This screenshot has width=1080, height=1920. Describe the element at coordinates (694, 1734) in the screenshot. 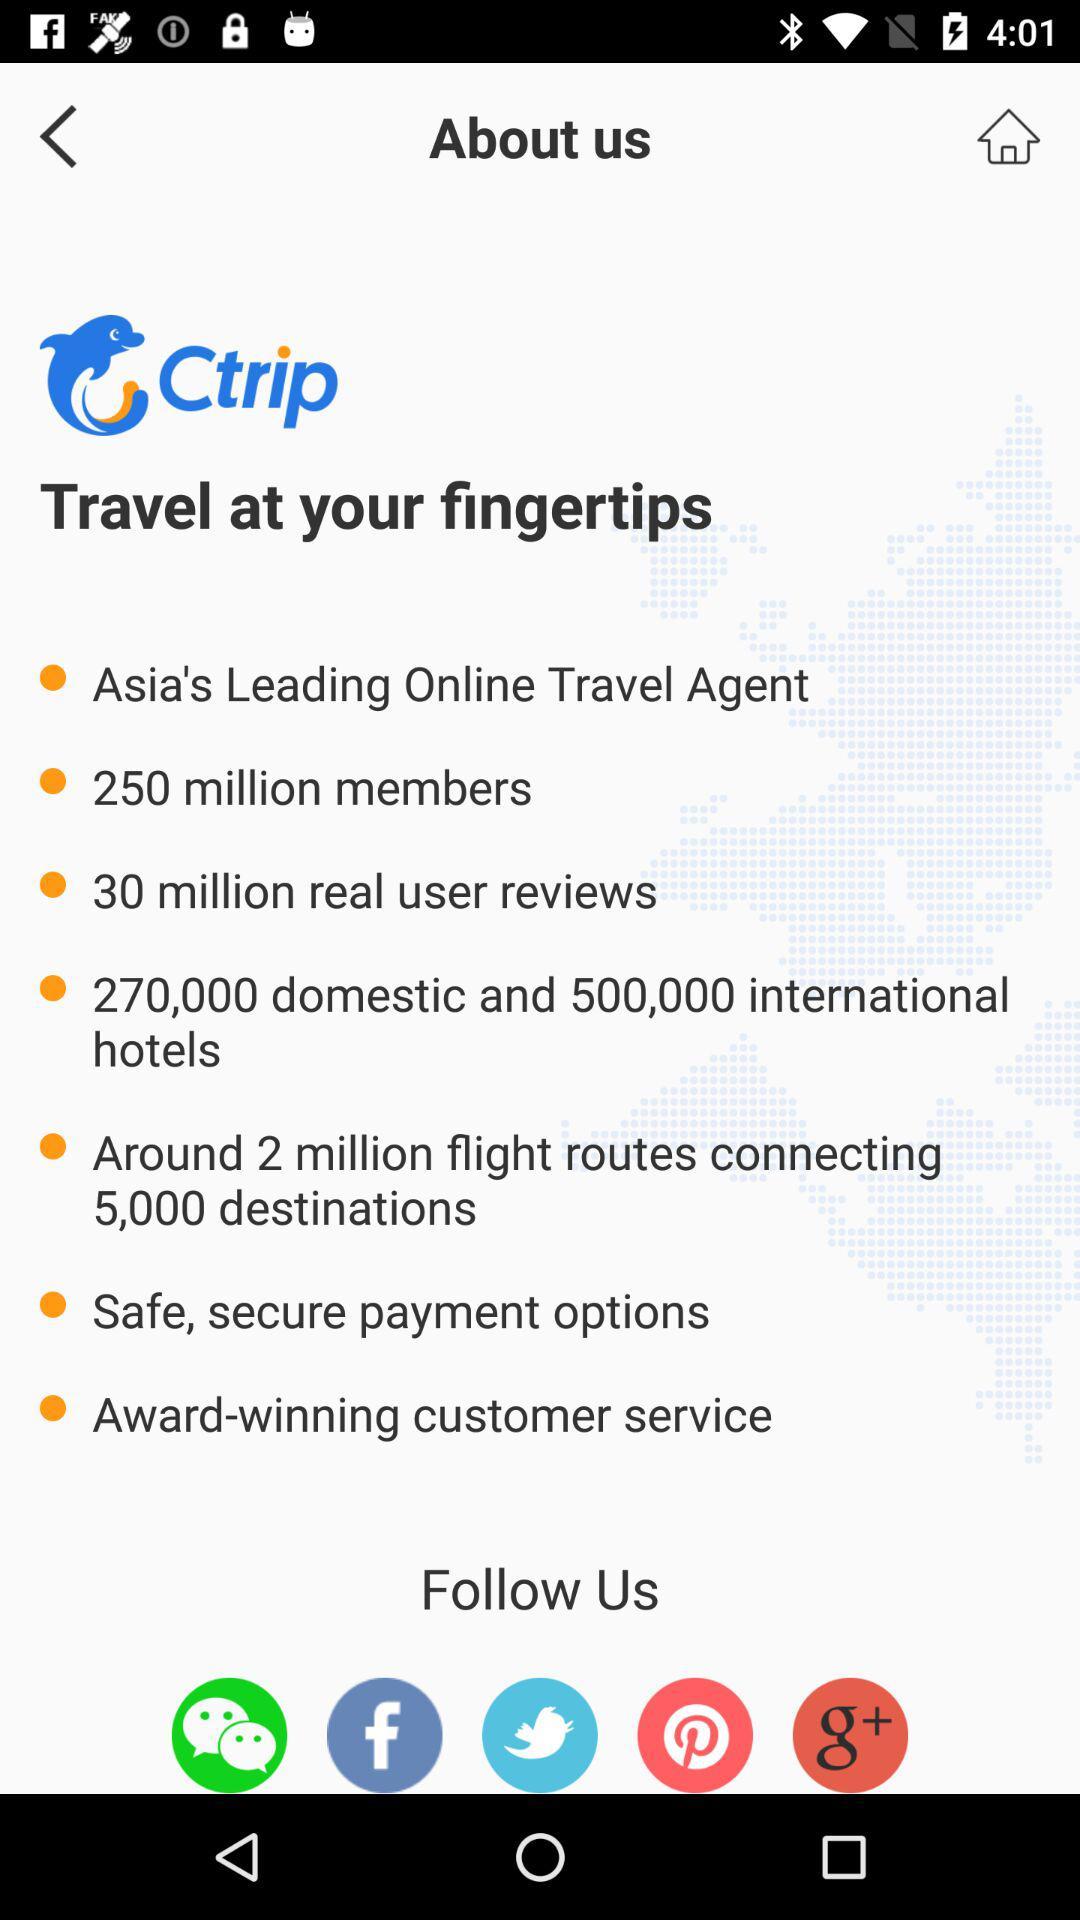

I see `pinterest link` at that location.